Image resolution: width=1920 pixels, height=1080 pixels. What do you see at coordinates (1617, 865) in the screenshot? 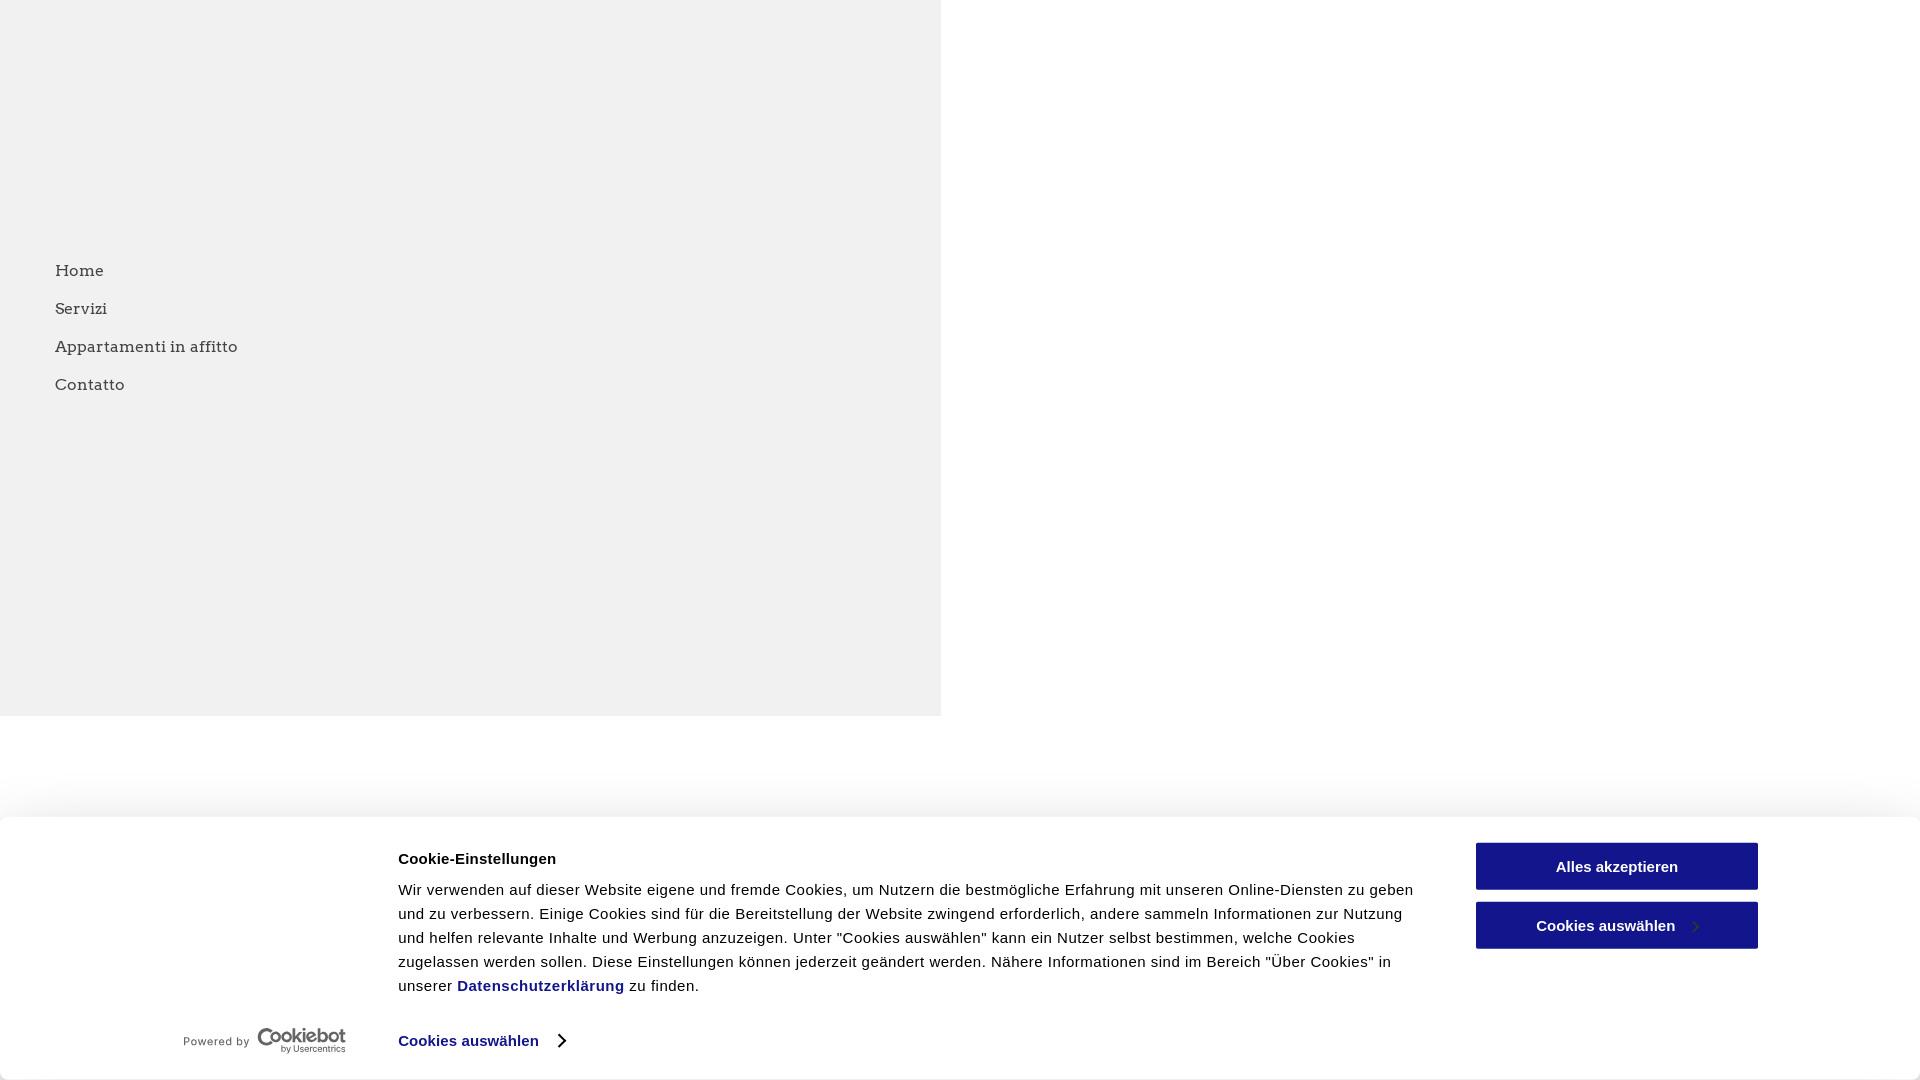
I see `'Alles akzeptieren'` at bounding box center [1617, 865].